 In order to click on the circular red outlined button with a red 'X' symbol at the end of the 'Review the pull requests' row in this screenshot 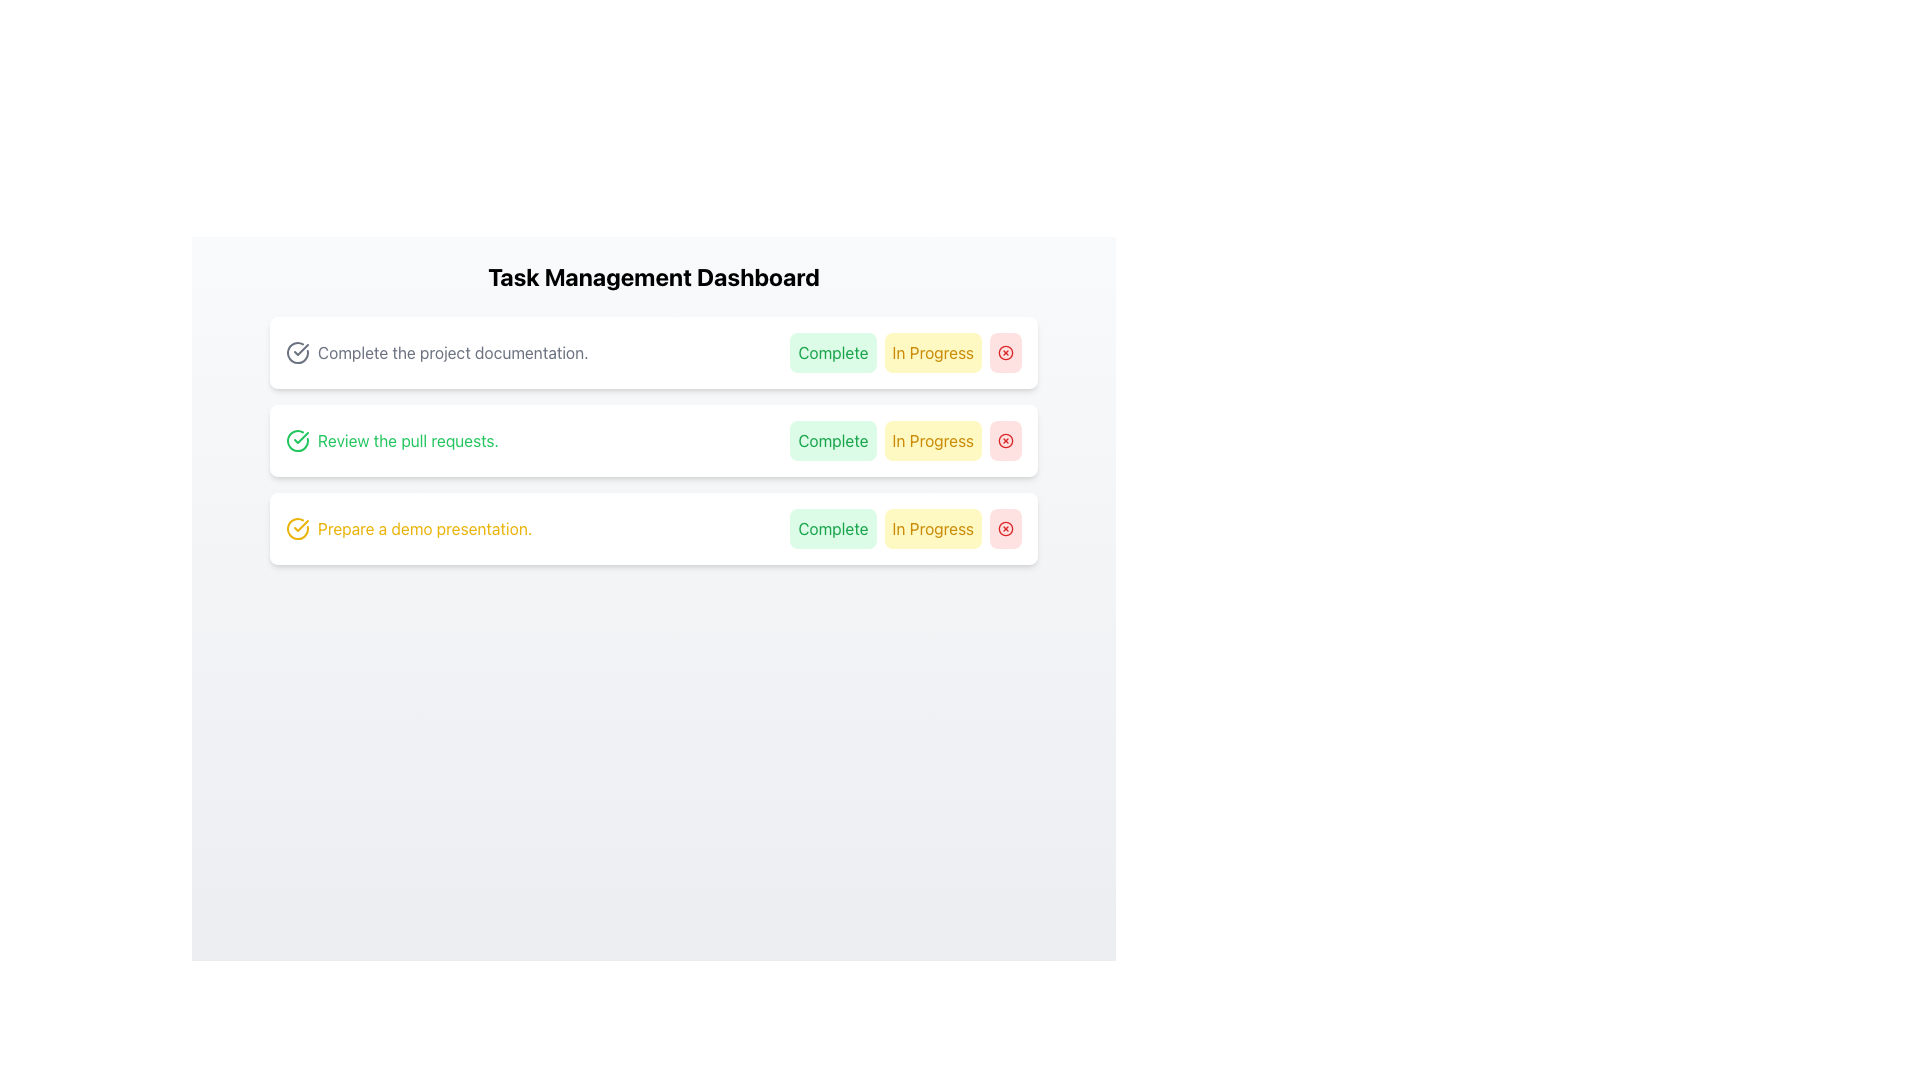, I will do `click(1006, 439)`.